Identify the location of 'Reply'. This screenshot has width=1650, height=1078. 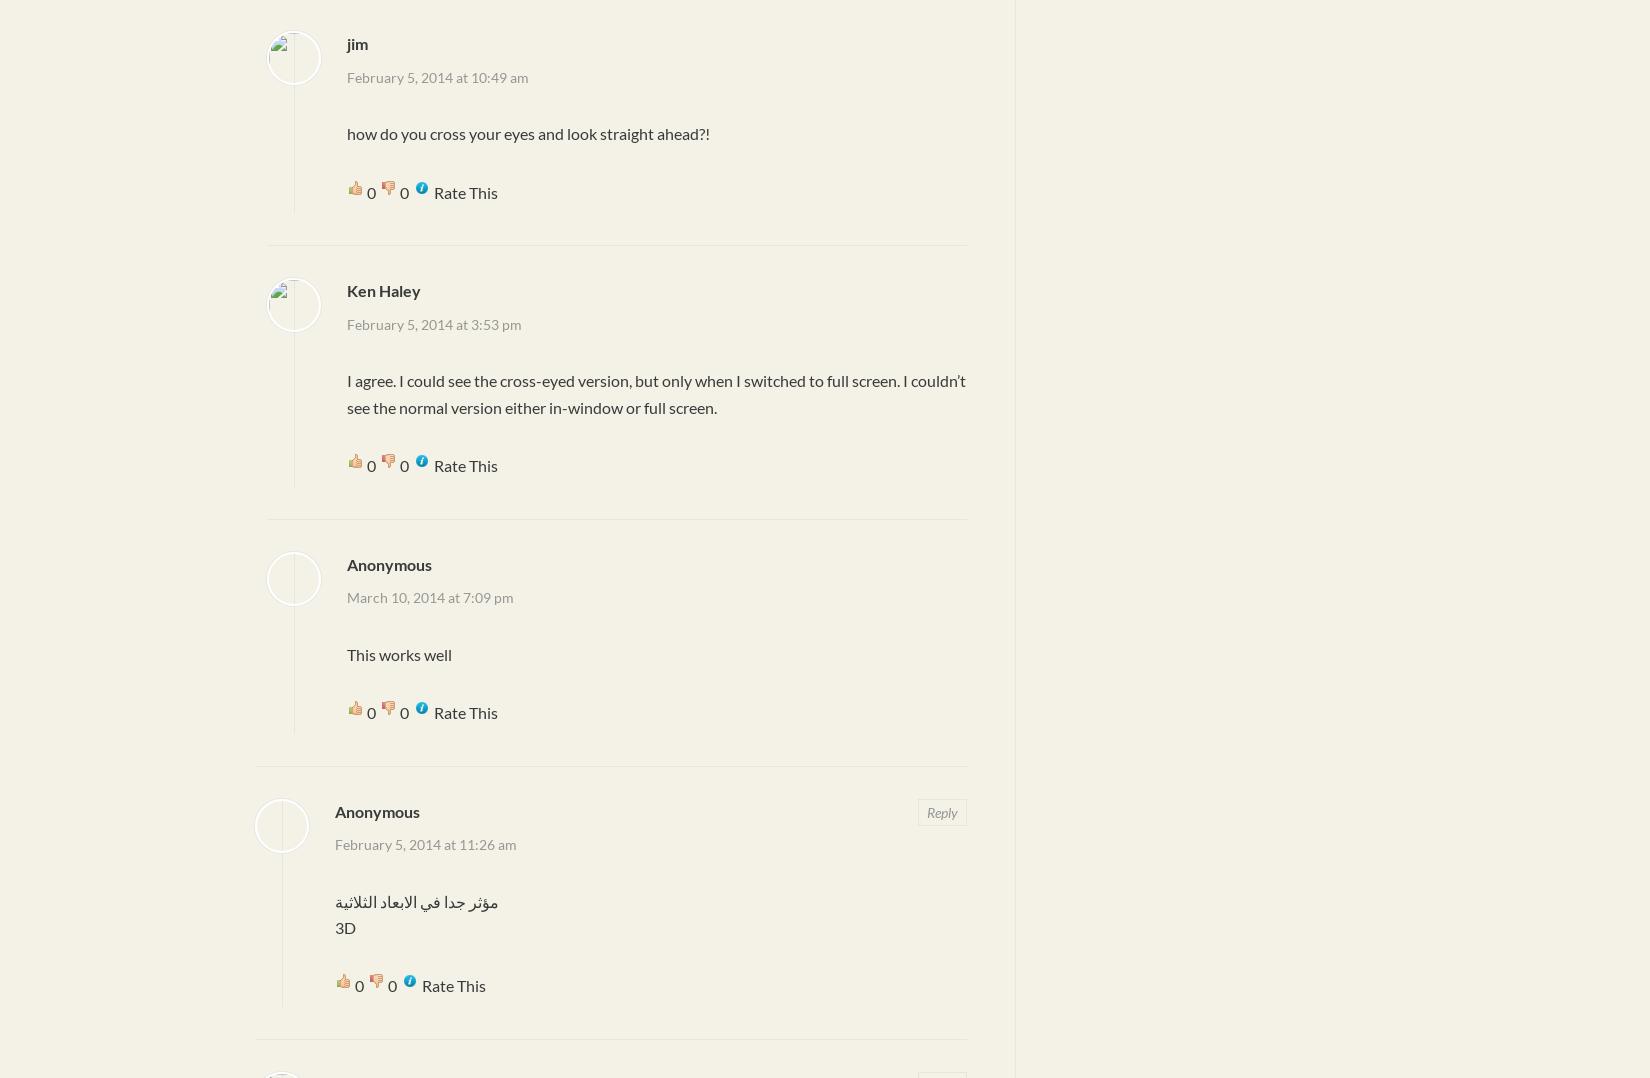
(942, 811).